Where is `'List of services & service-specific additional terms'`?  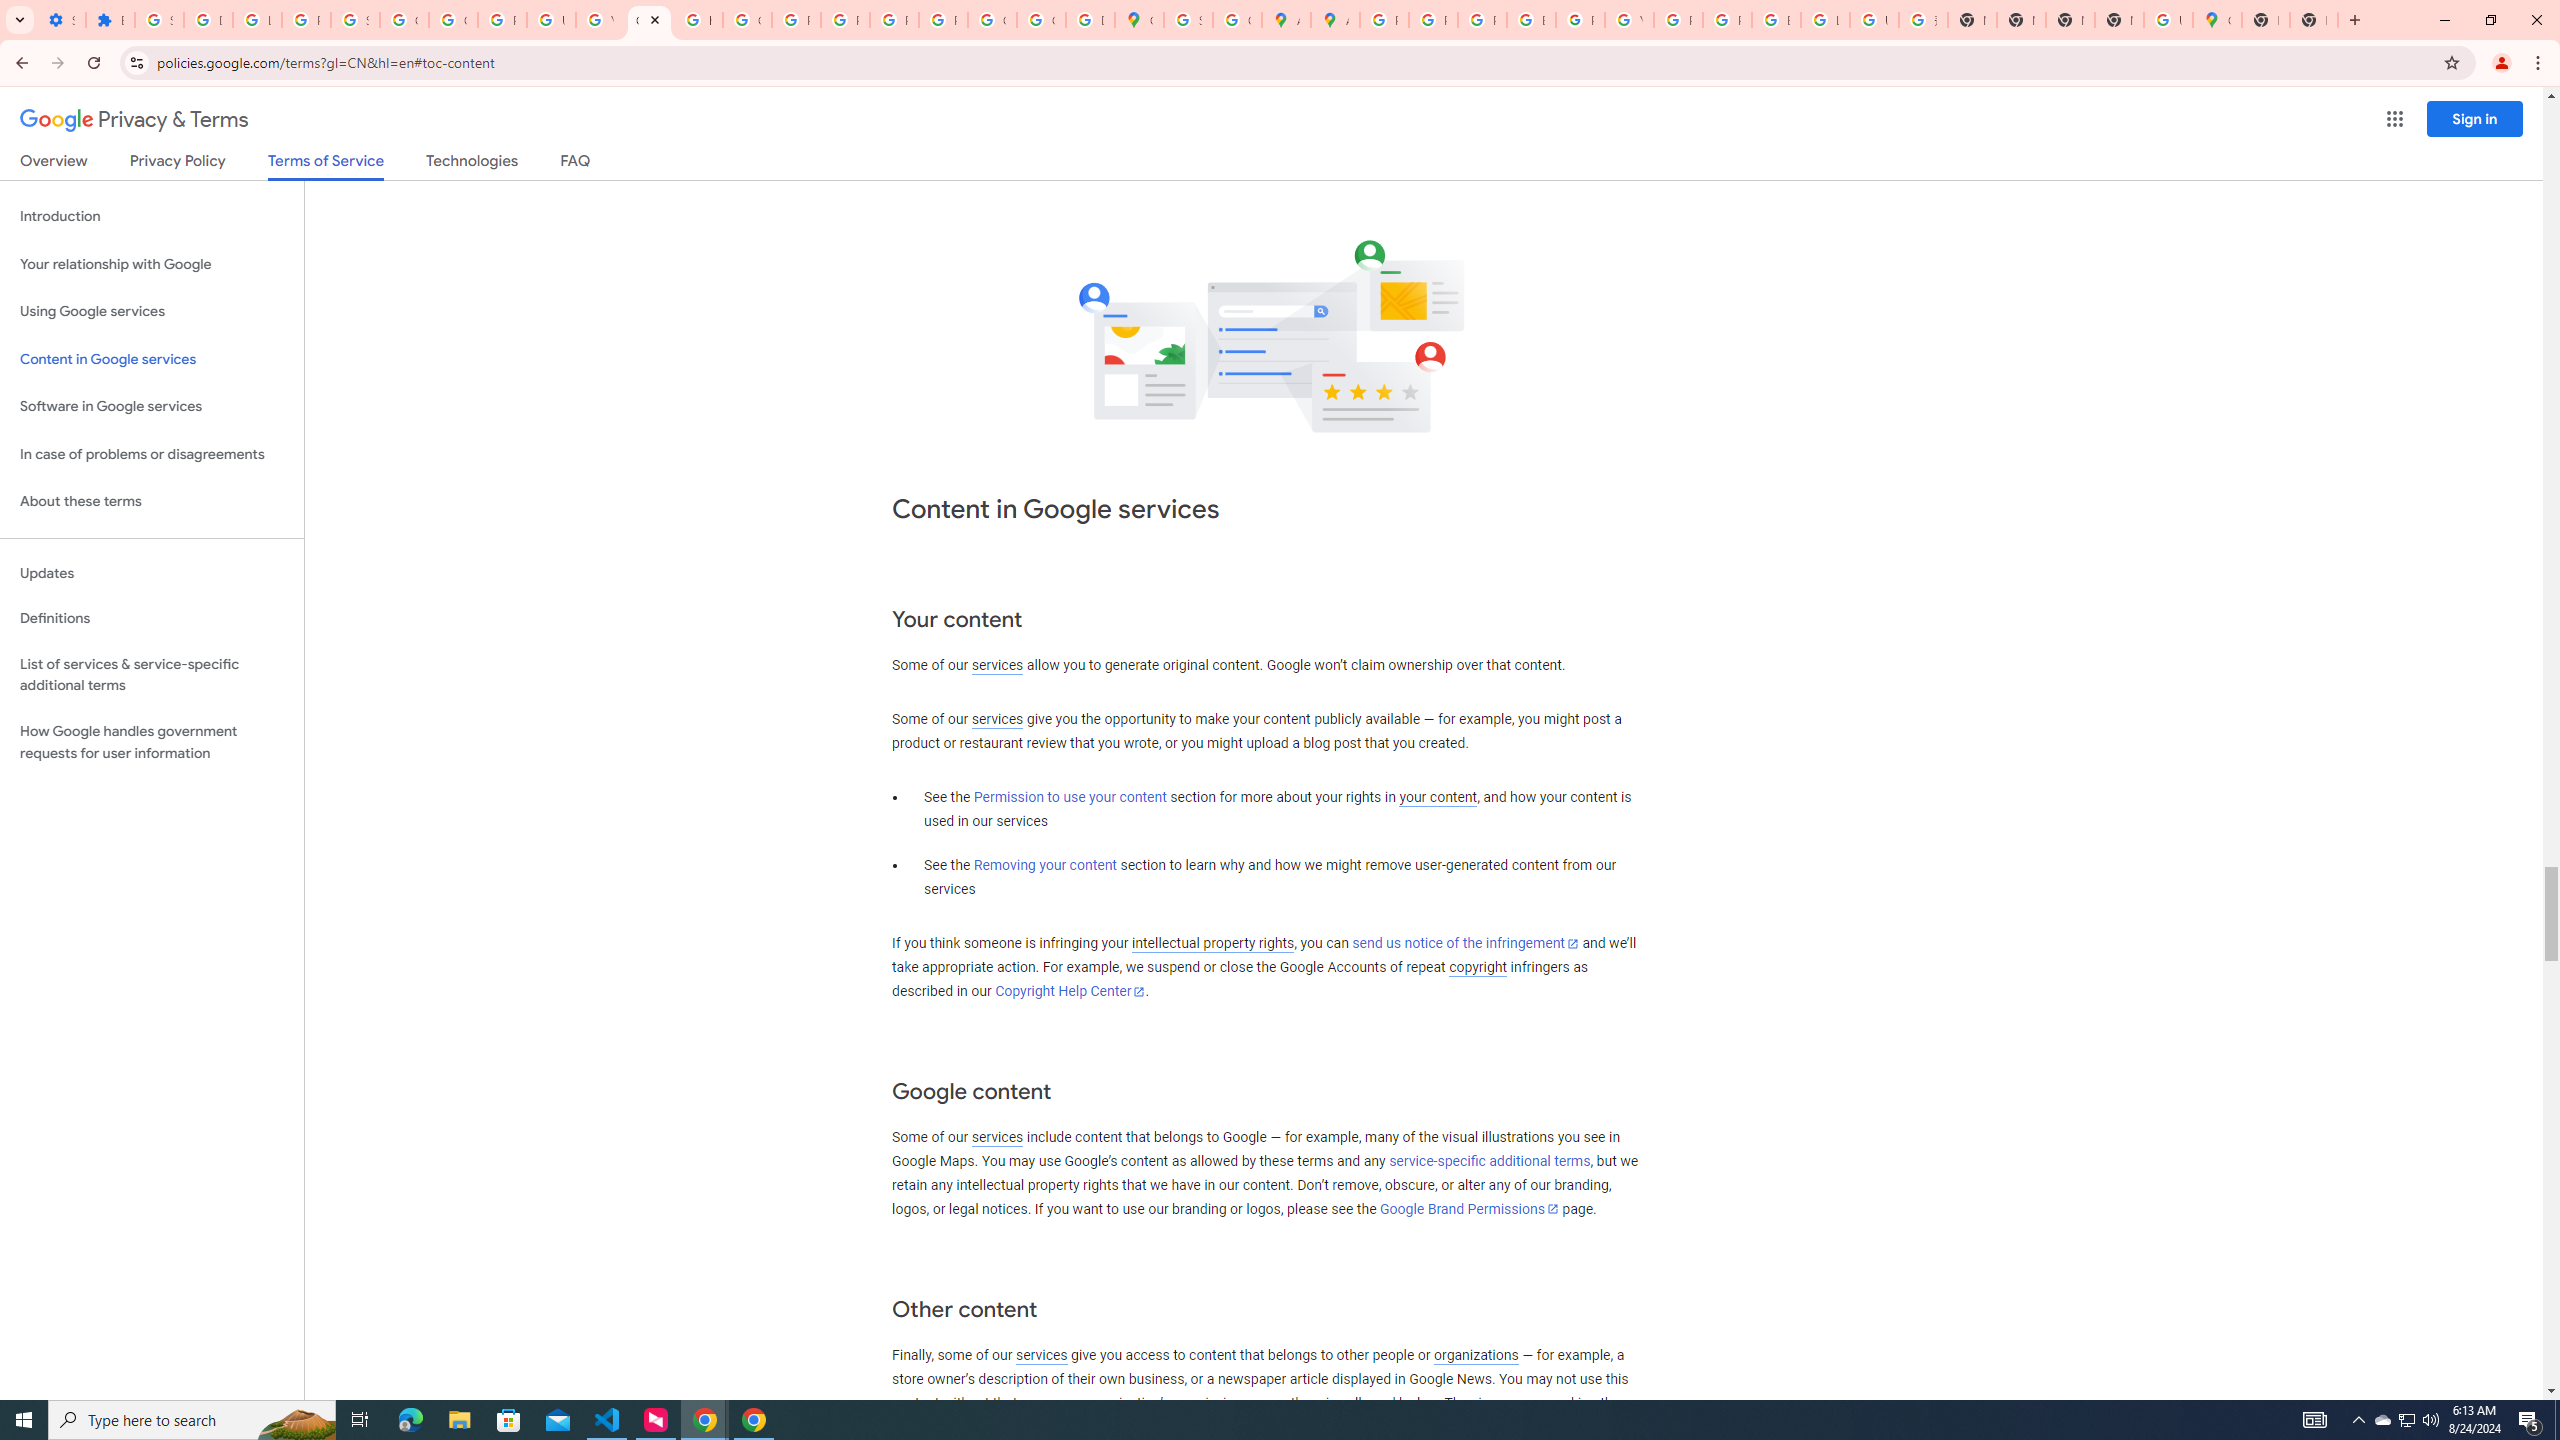 'List of services & service-specific additional terms' is located at coordinates (151, 674).